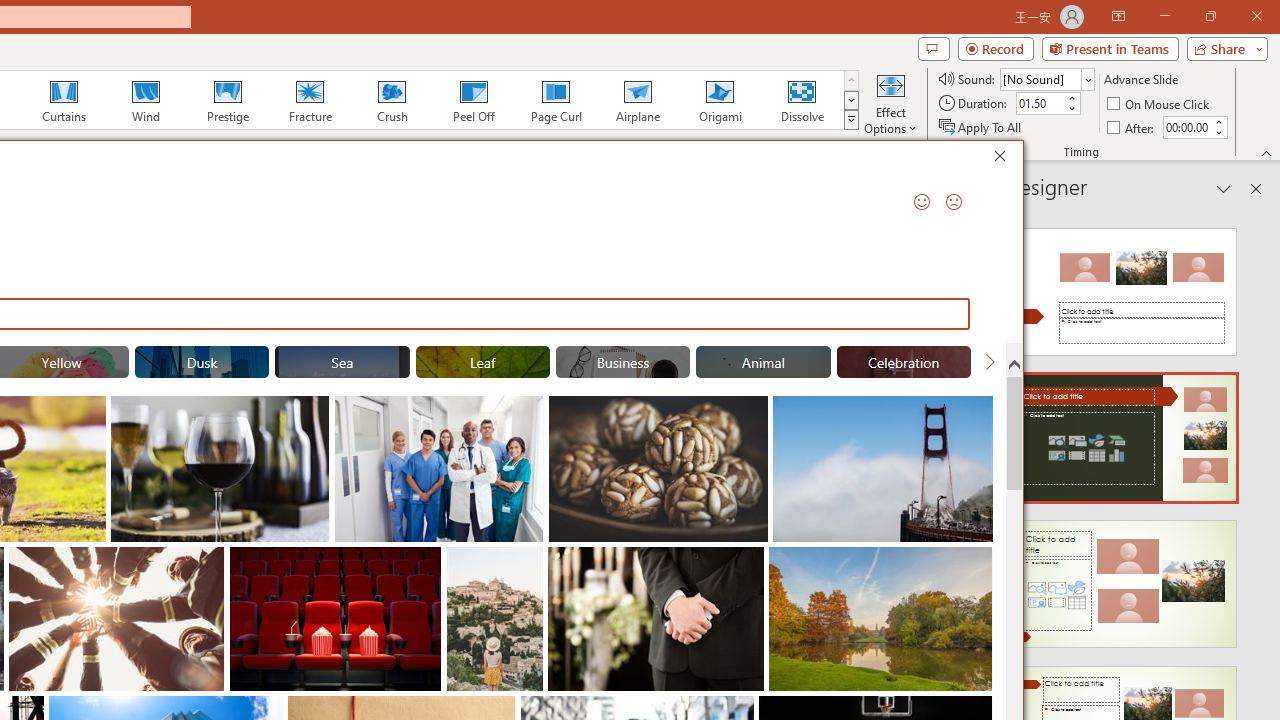 This screenshot has height=720, width=1280. What do you see at coordinates (201, 362) in the screenshot?
I see `'"Dusk" Stock Images.'` at bounding box center [201, 362].